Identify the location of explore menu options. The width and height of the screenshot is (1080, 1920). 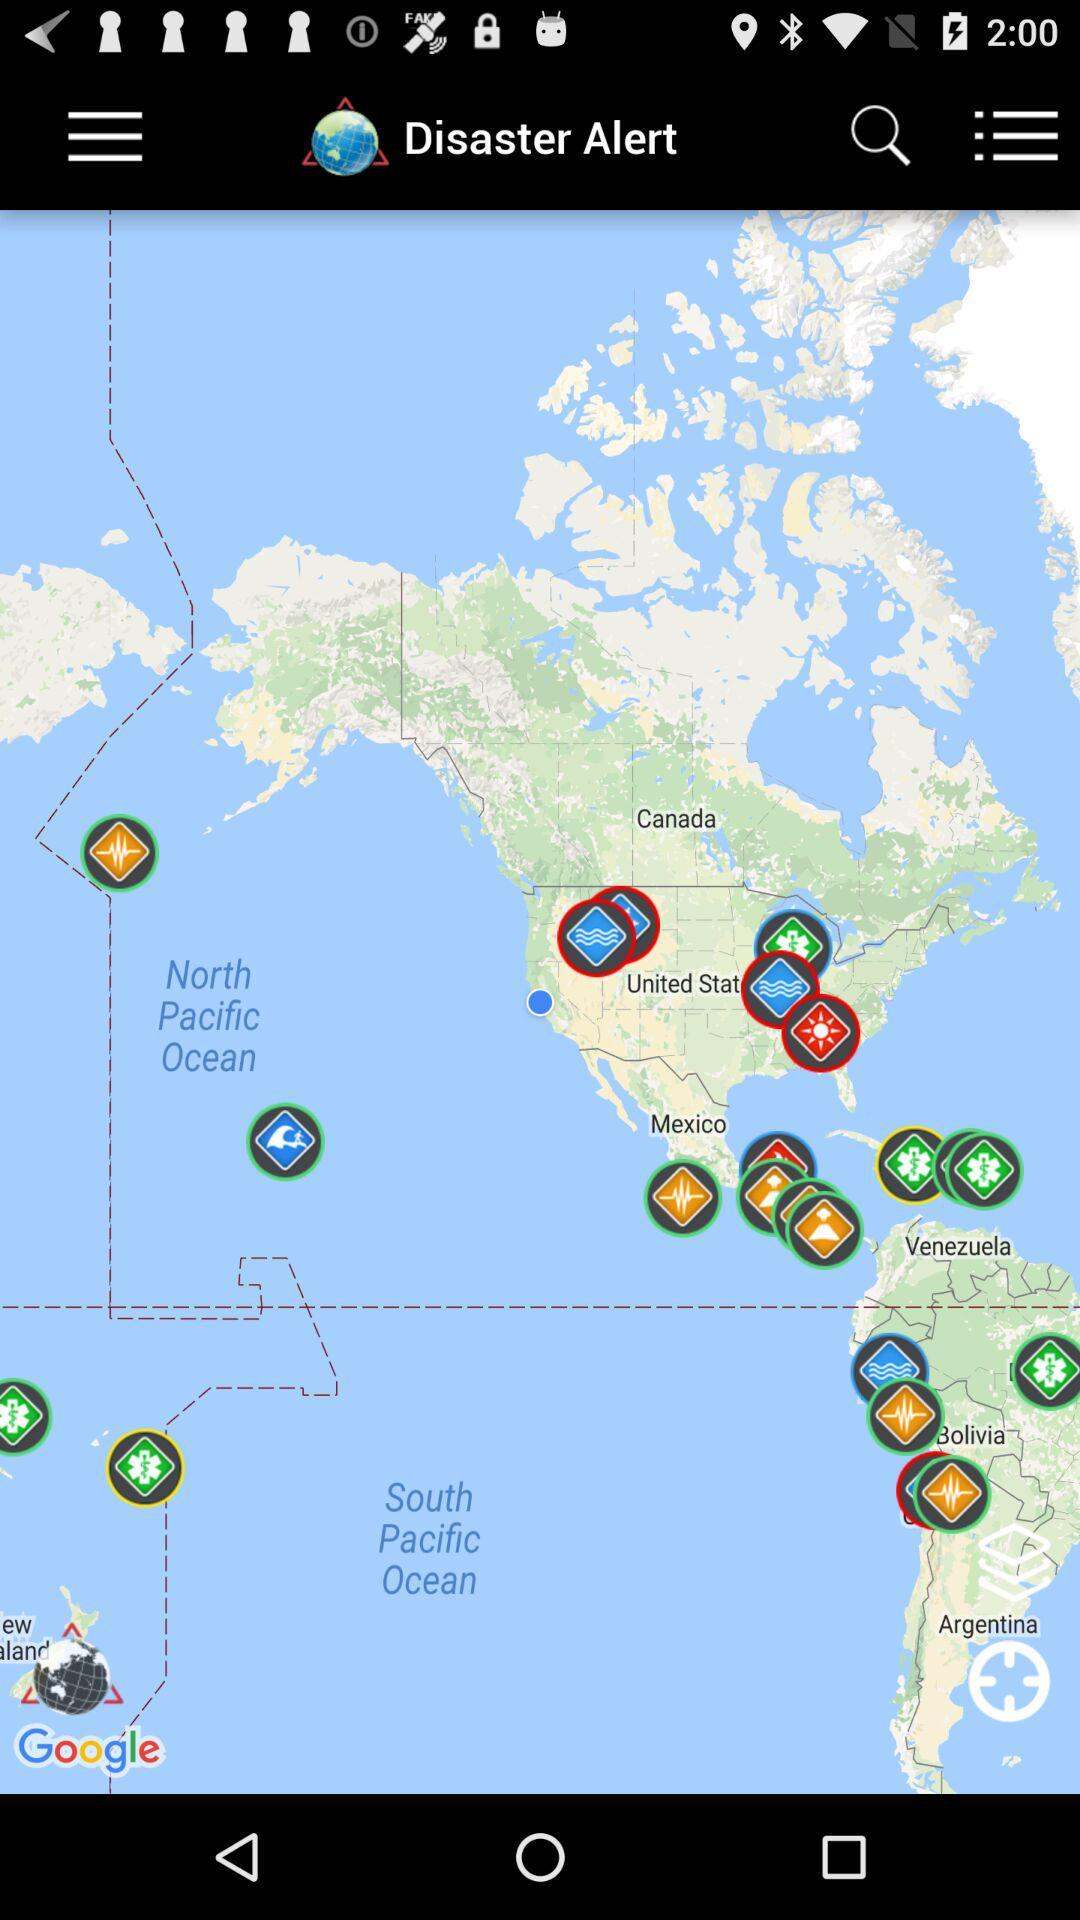
(1016, 135).